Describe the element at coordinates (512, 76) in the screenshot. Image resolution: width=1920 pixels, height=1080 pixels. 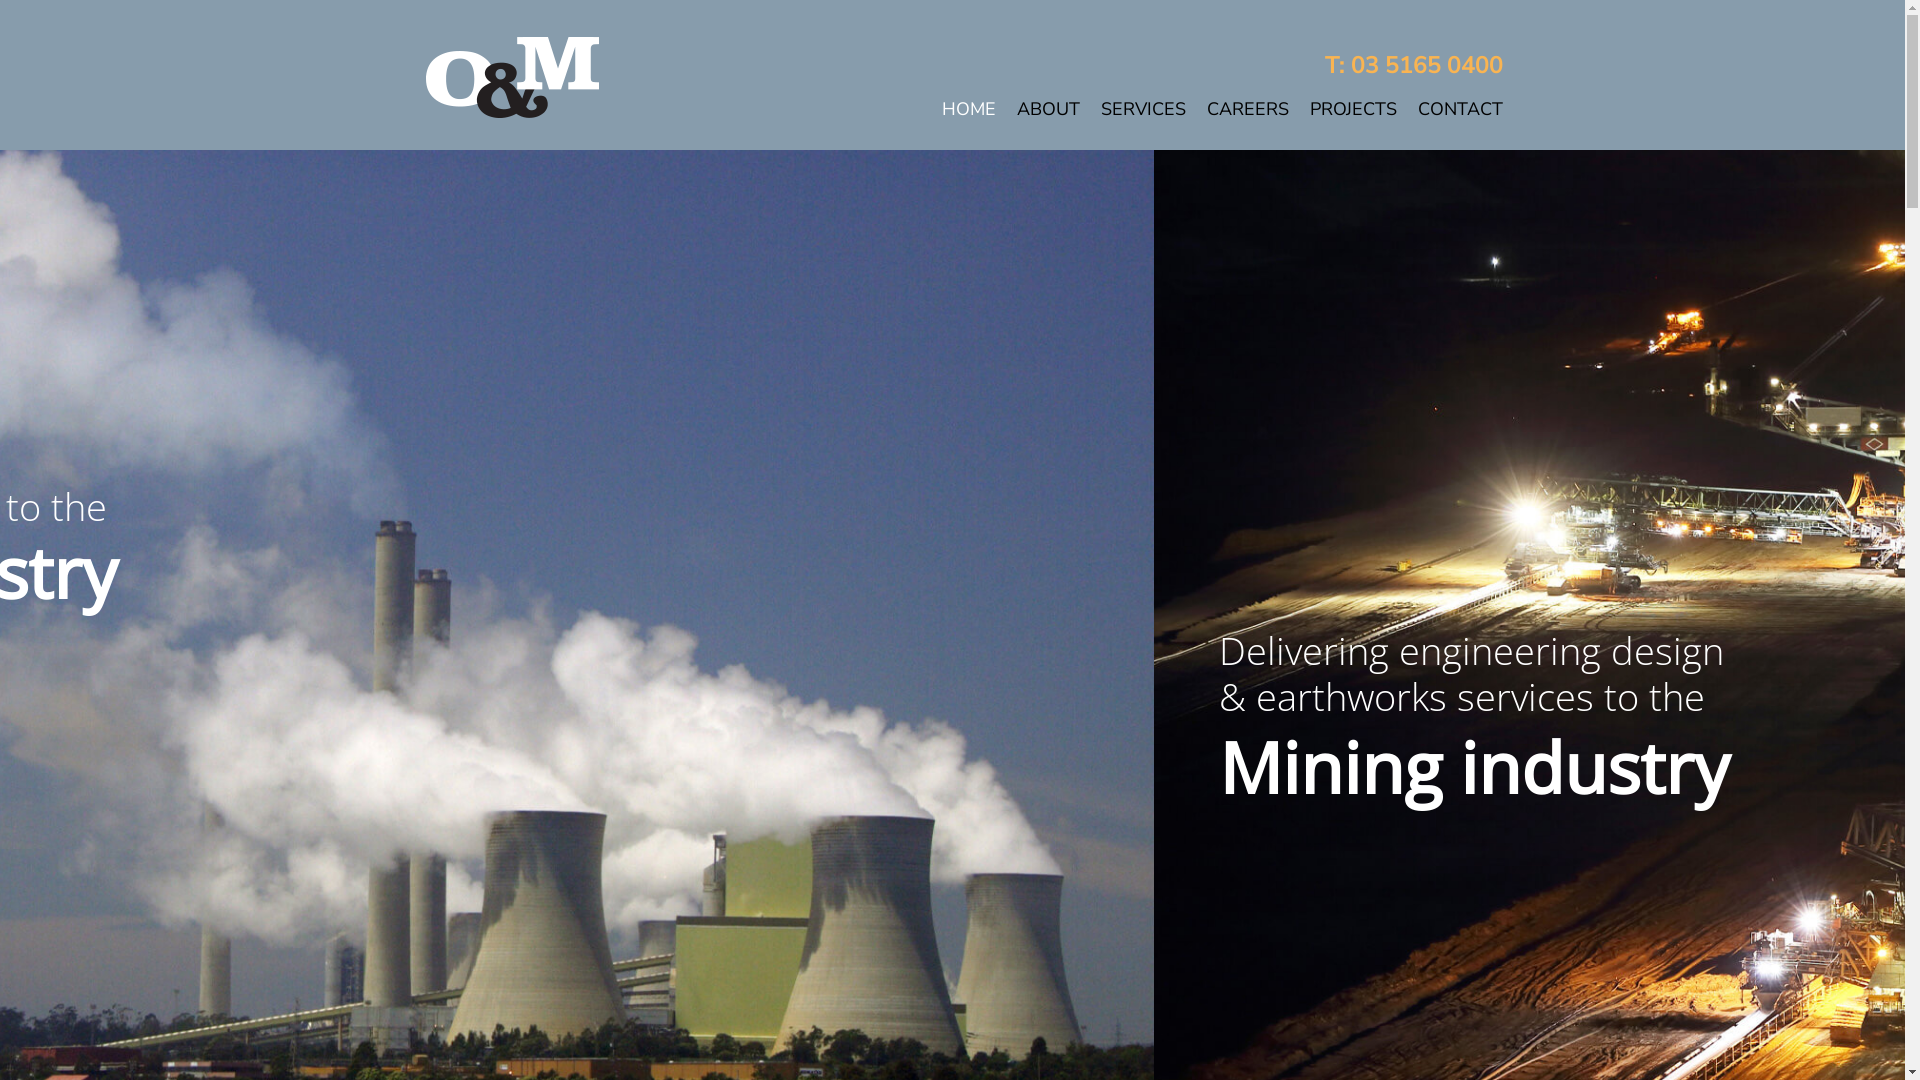
I see `'OM-logo-reversed-180px'` at that location.